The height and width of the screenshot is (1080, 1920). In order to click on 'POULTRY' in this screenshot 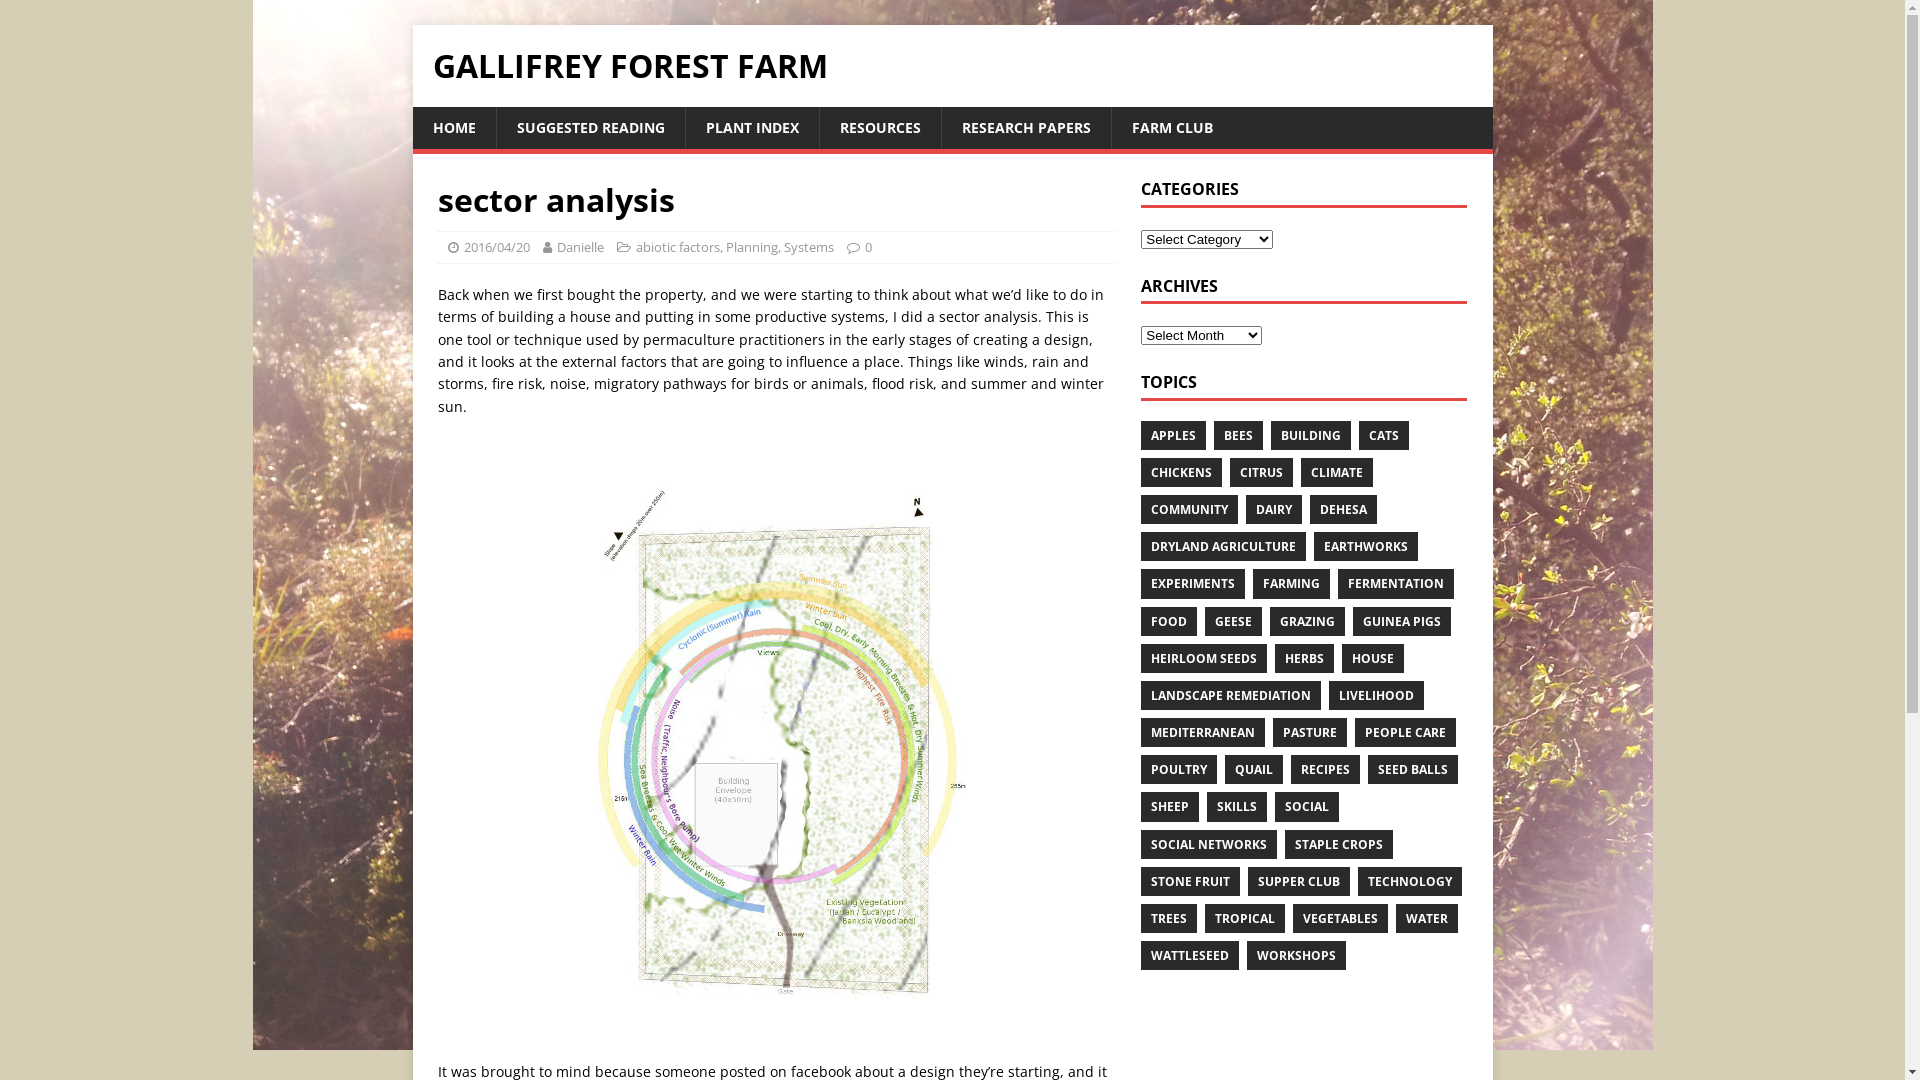, I will do `click(1179, 768)`.